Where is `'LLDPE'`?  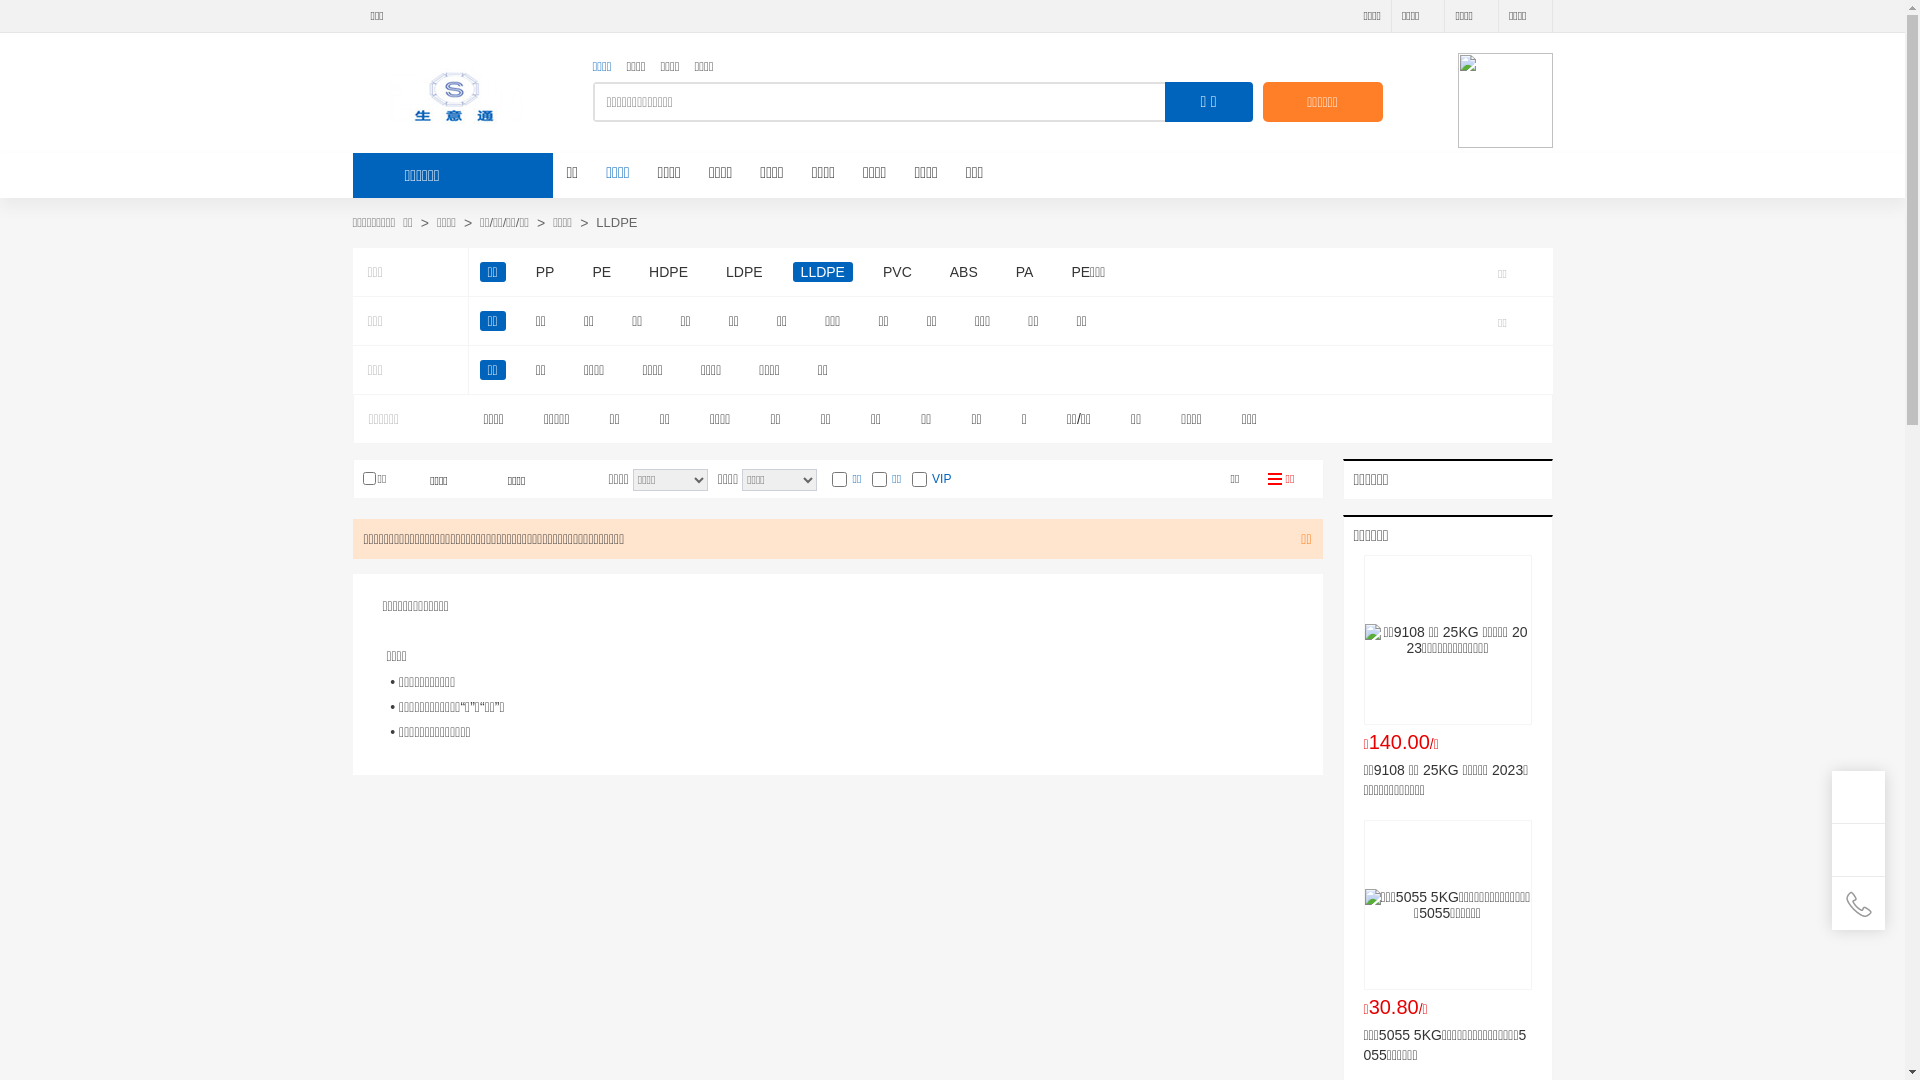
'LLDPE' is located at coordinates (615, 223).